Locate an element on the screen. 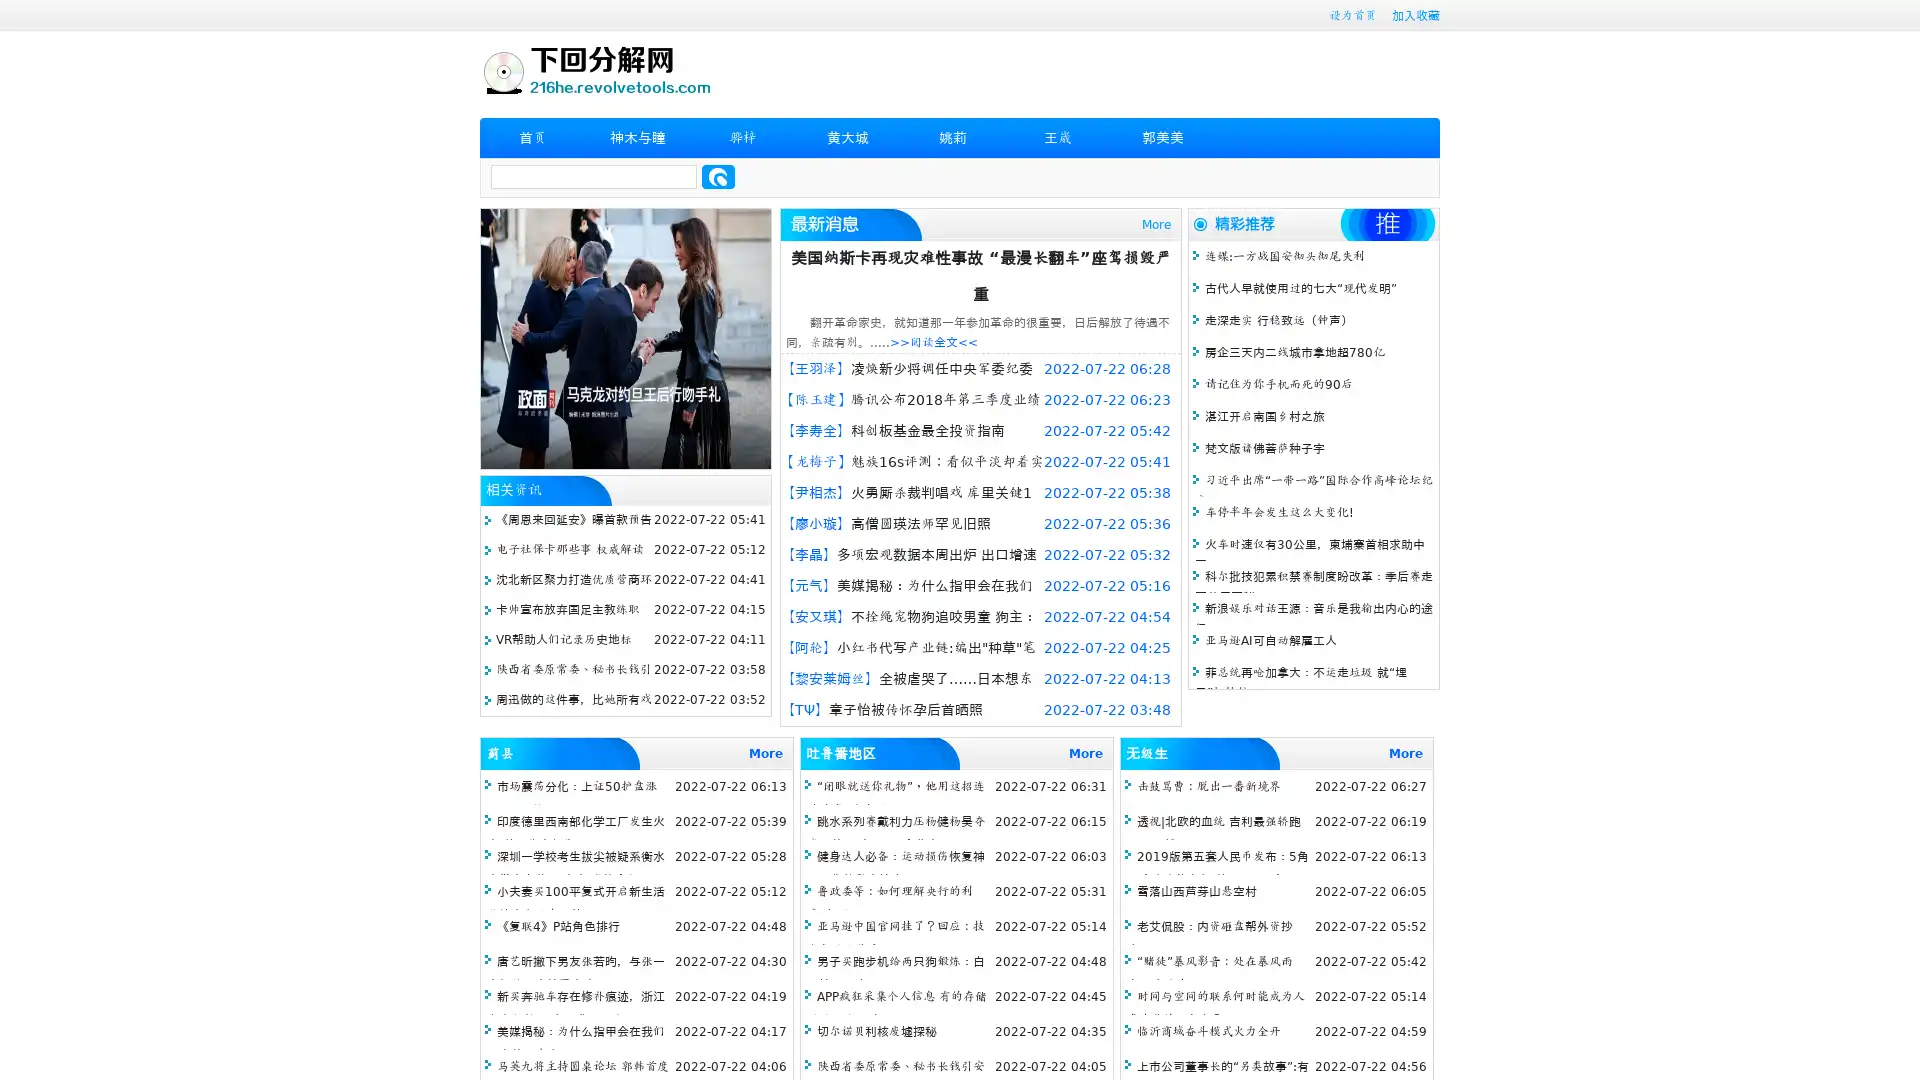  Search is located at coordinates (718, 176).